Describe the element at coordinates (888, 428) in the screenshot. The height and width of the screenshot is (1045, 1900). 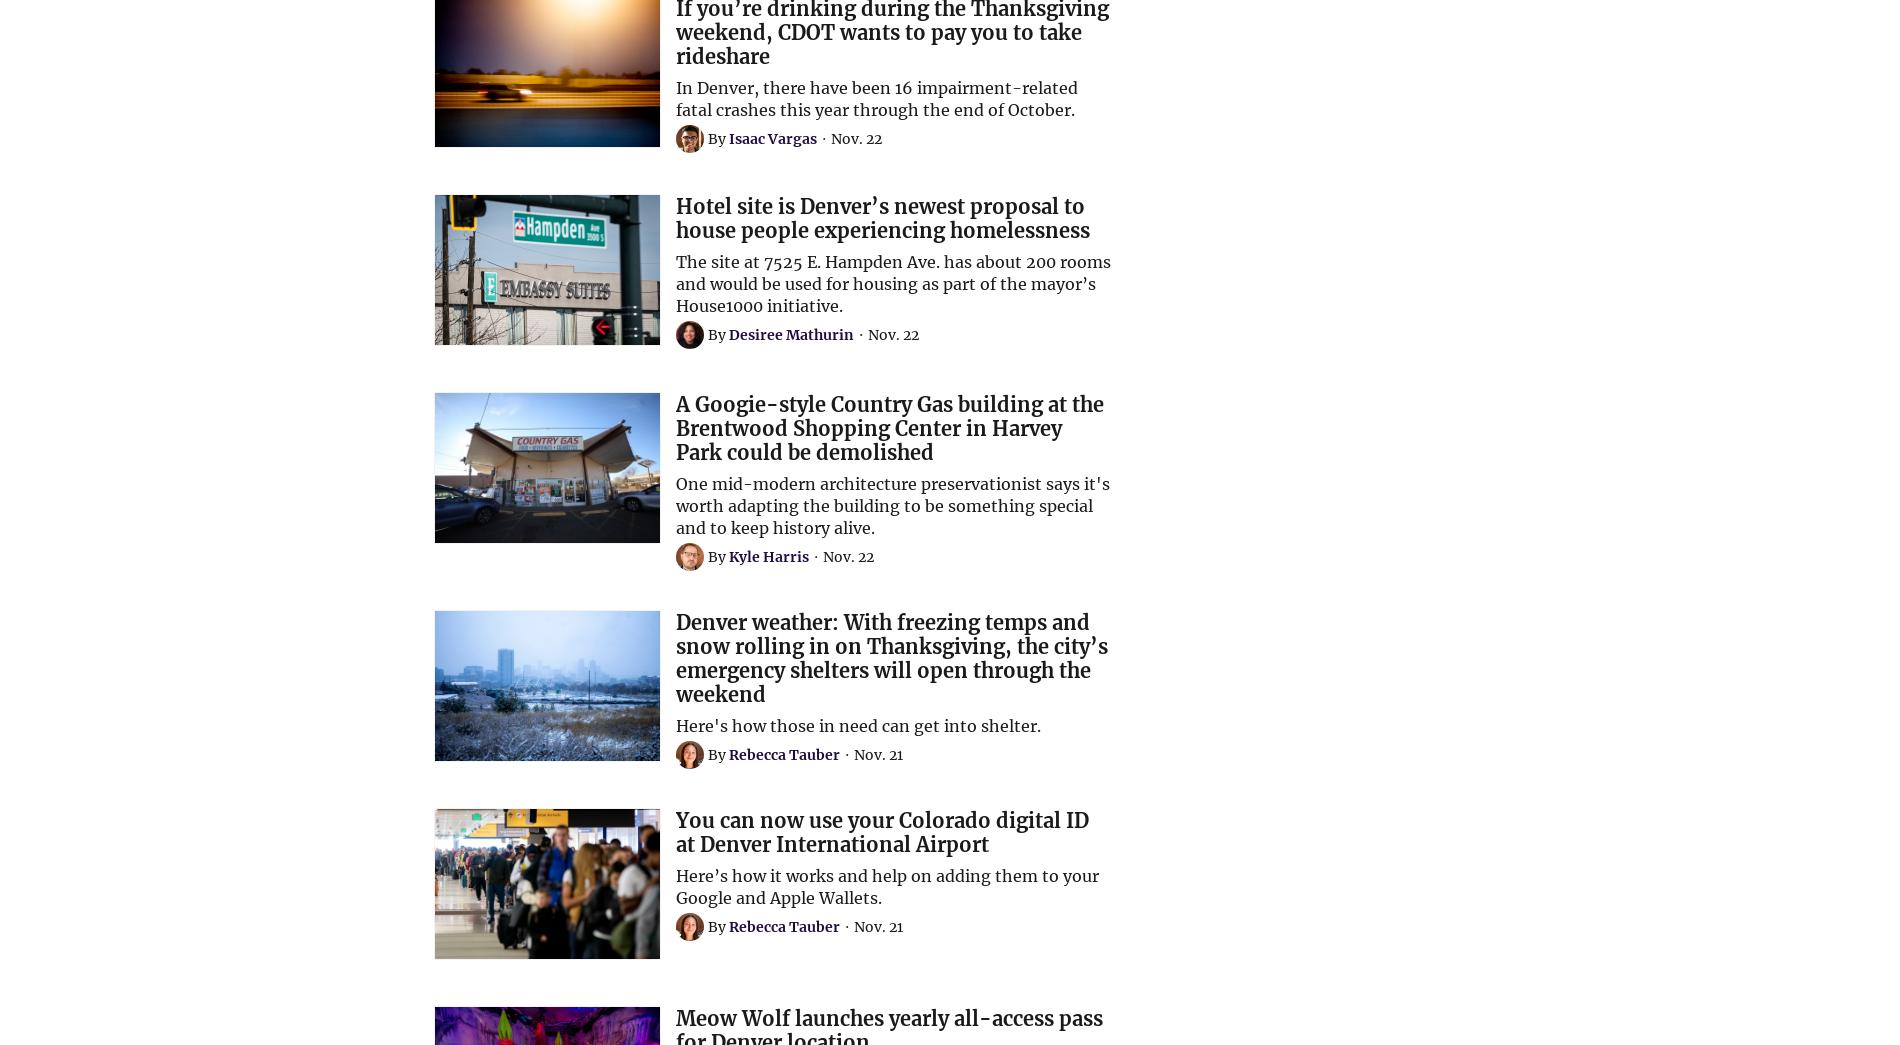
I see `'A Googie-style Country Gas building at the Brentwood Shopping Center in Harvey Park could be demolished'` at that location.